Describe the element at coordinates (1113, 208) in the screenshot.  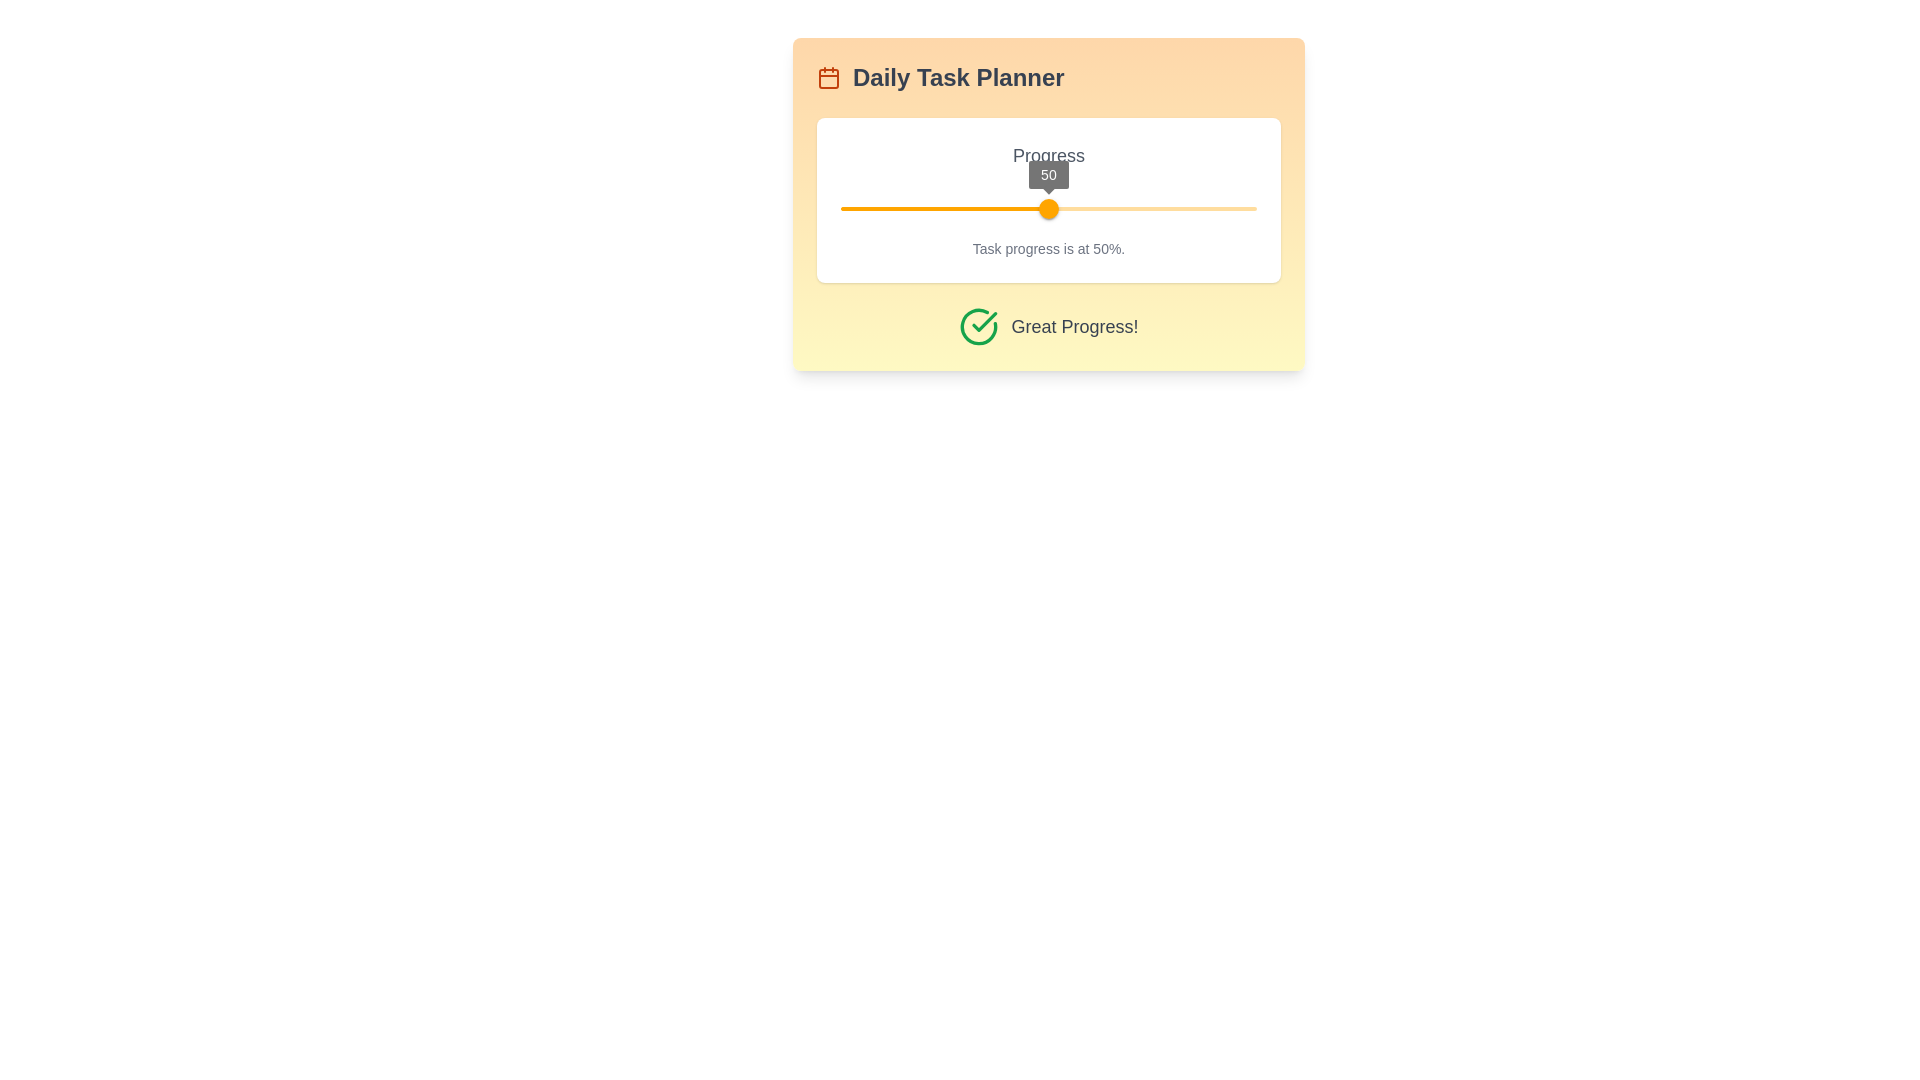
I see `the progress value` at that location.